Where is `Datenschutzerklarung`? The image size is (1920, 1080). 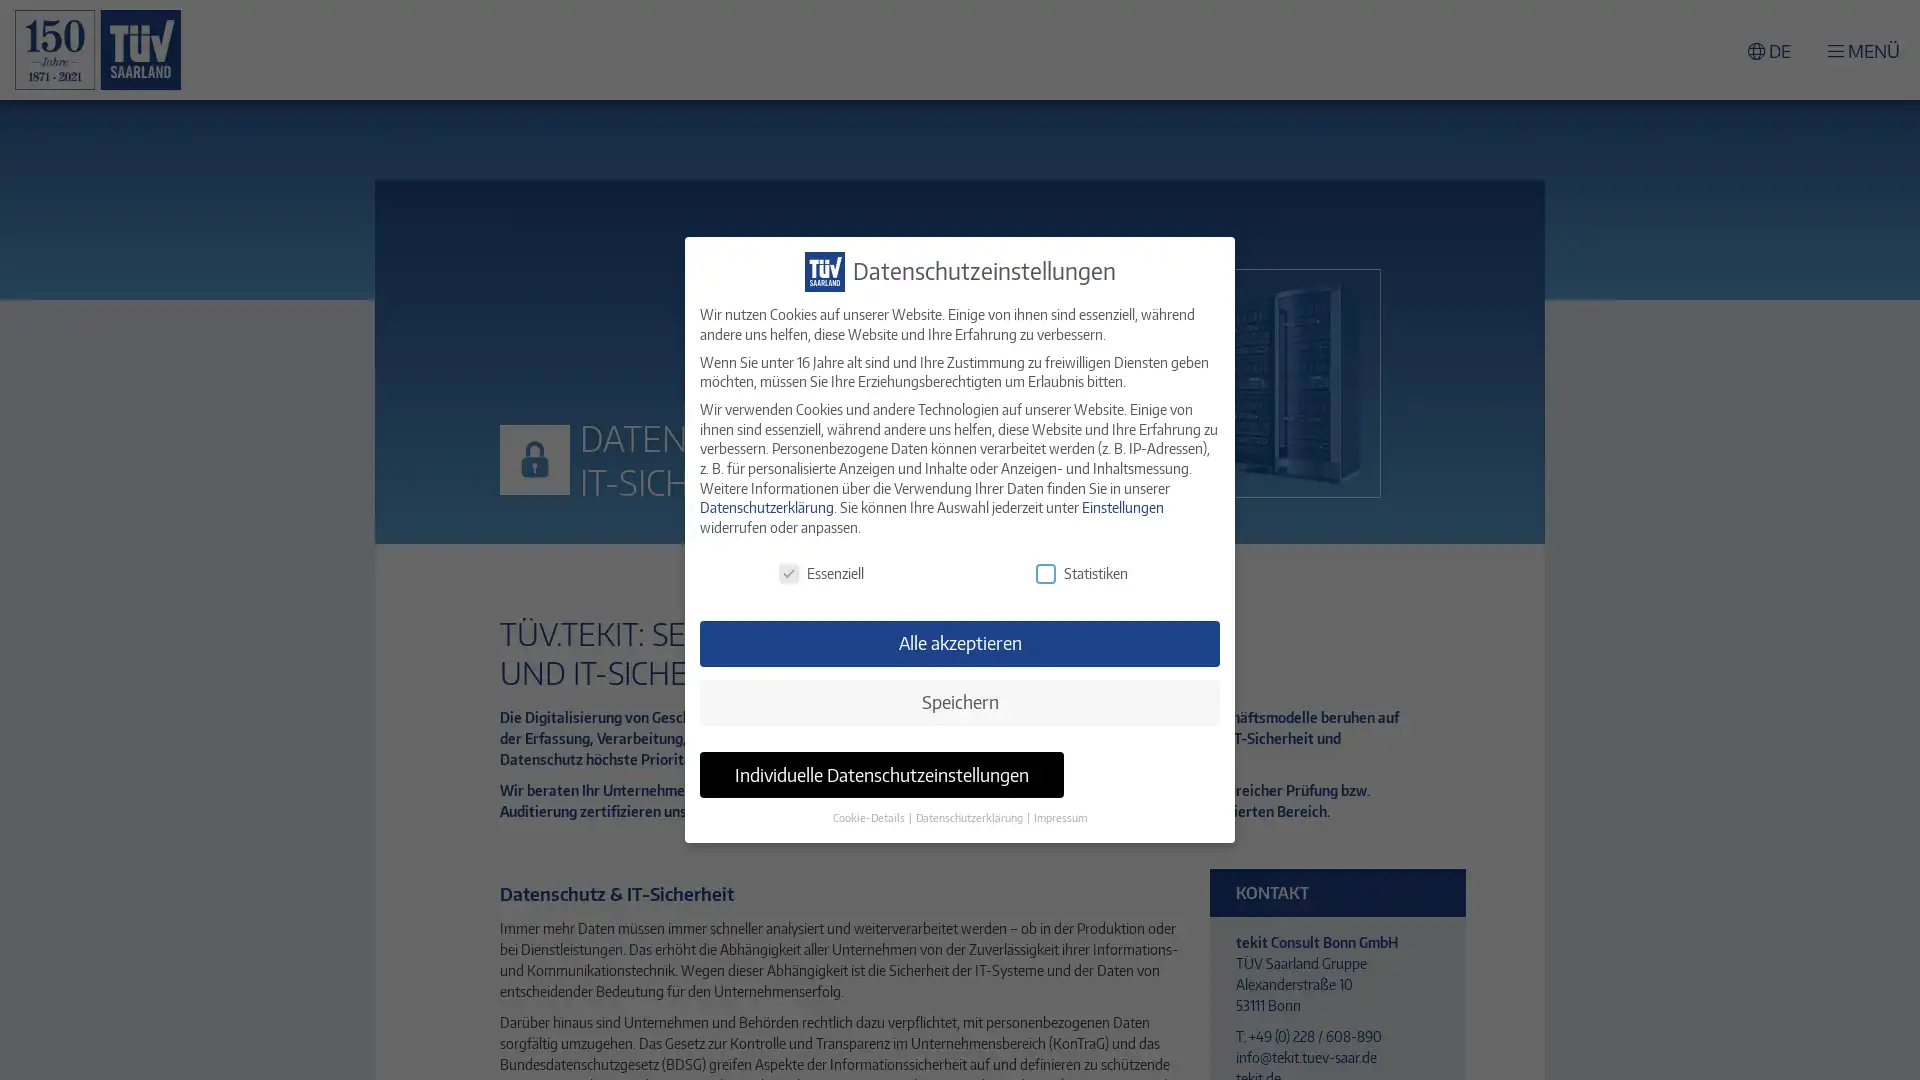
Datenschutzerklarung is located at coordinates (970, 817).